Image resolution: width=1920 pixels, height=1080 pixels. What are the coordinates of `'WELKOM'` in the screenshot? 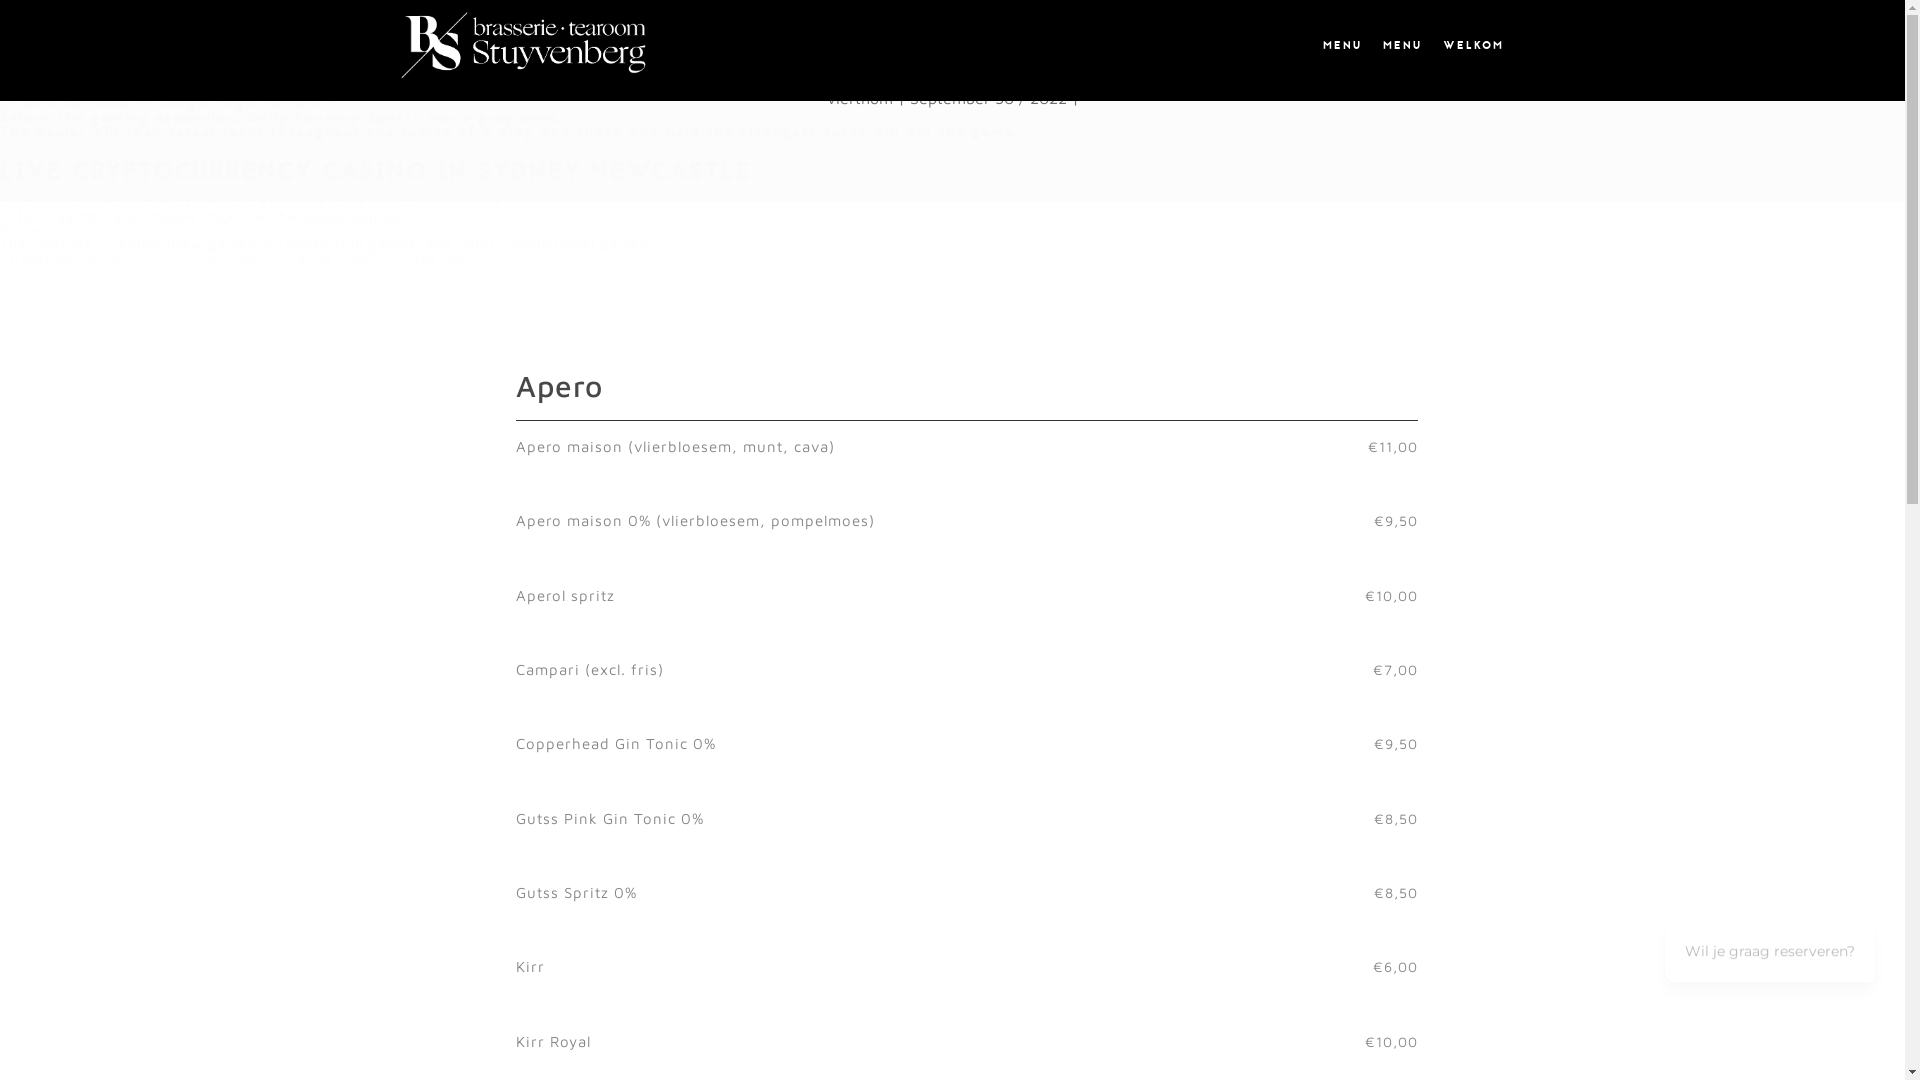 It's located at (1434, 45).